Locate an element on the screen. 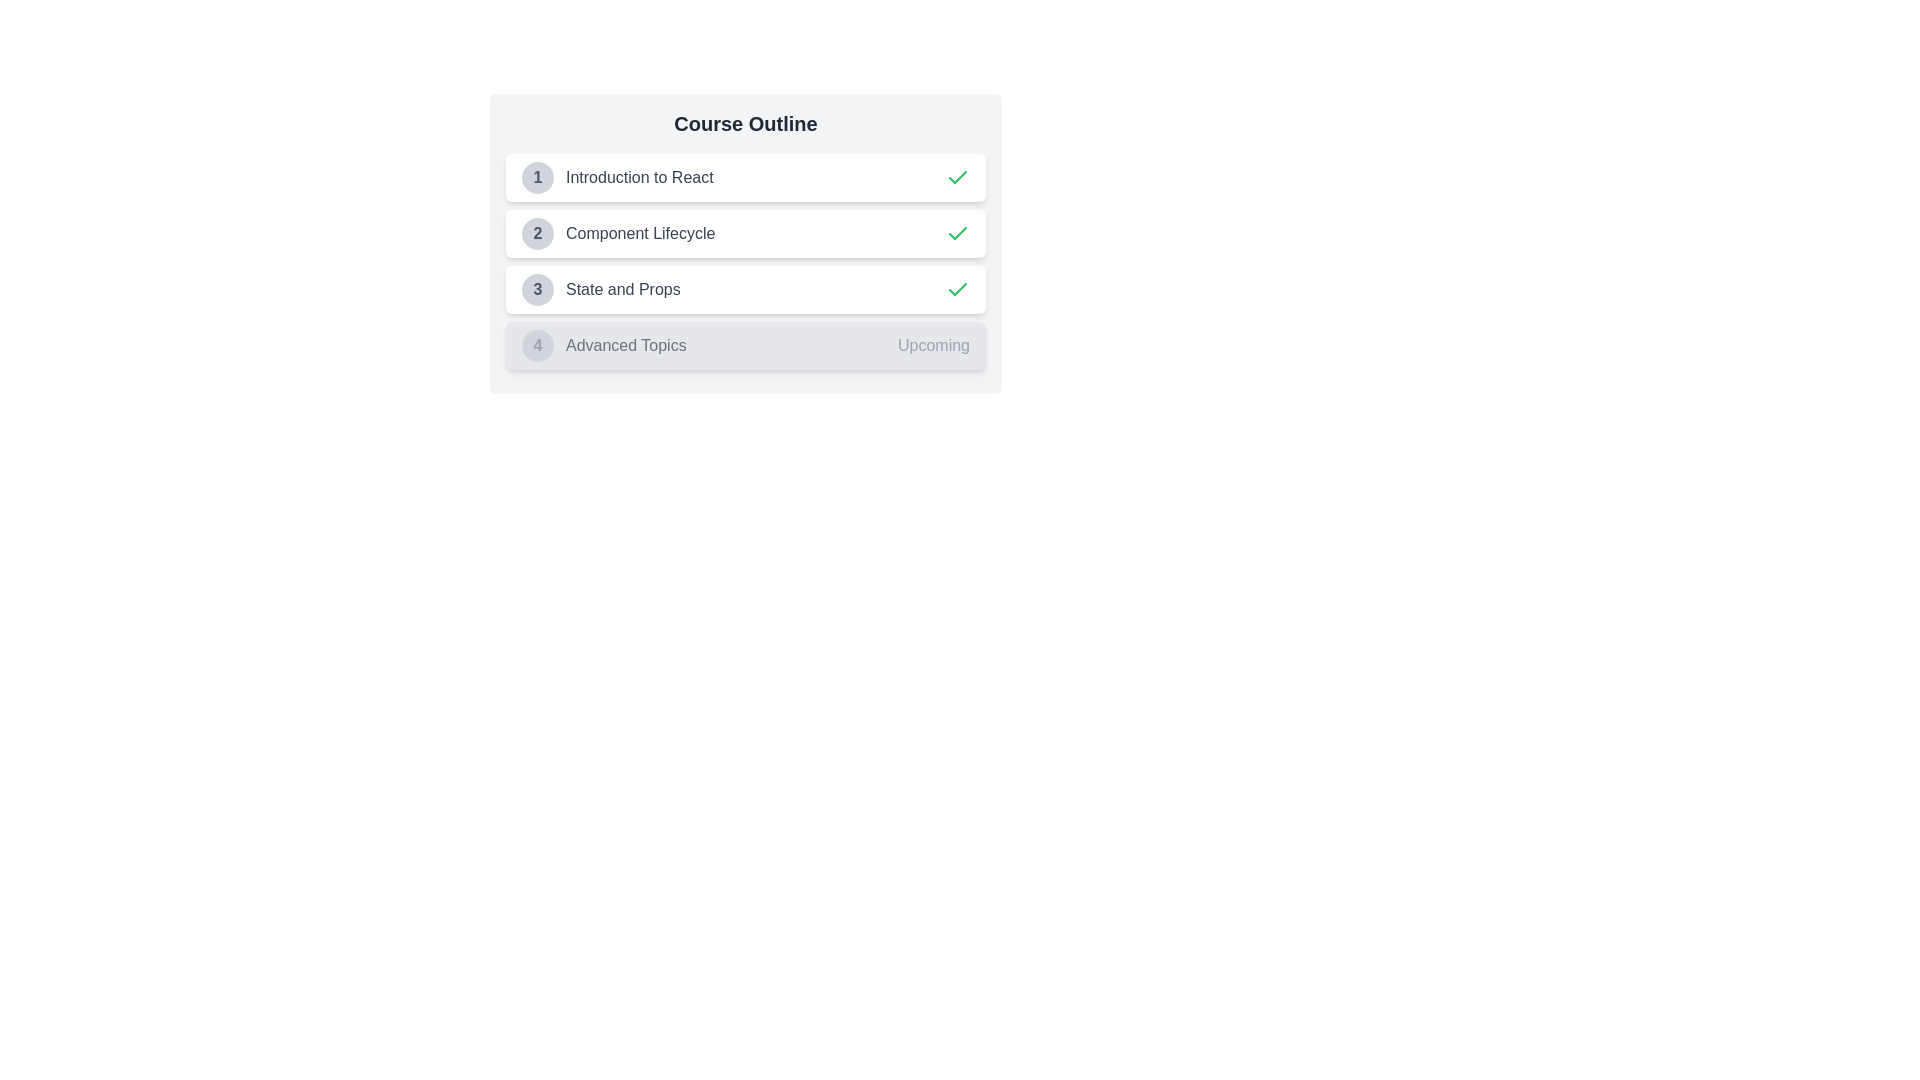 The width and height of the screenshot is (1920, 1080). the first list item in the 'Course Outline' section to highlight it is located at coordinates (616, 176).